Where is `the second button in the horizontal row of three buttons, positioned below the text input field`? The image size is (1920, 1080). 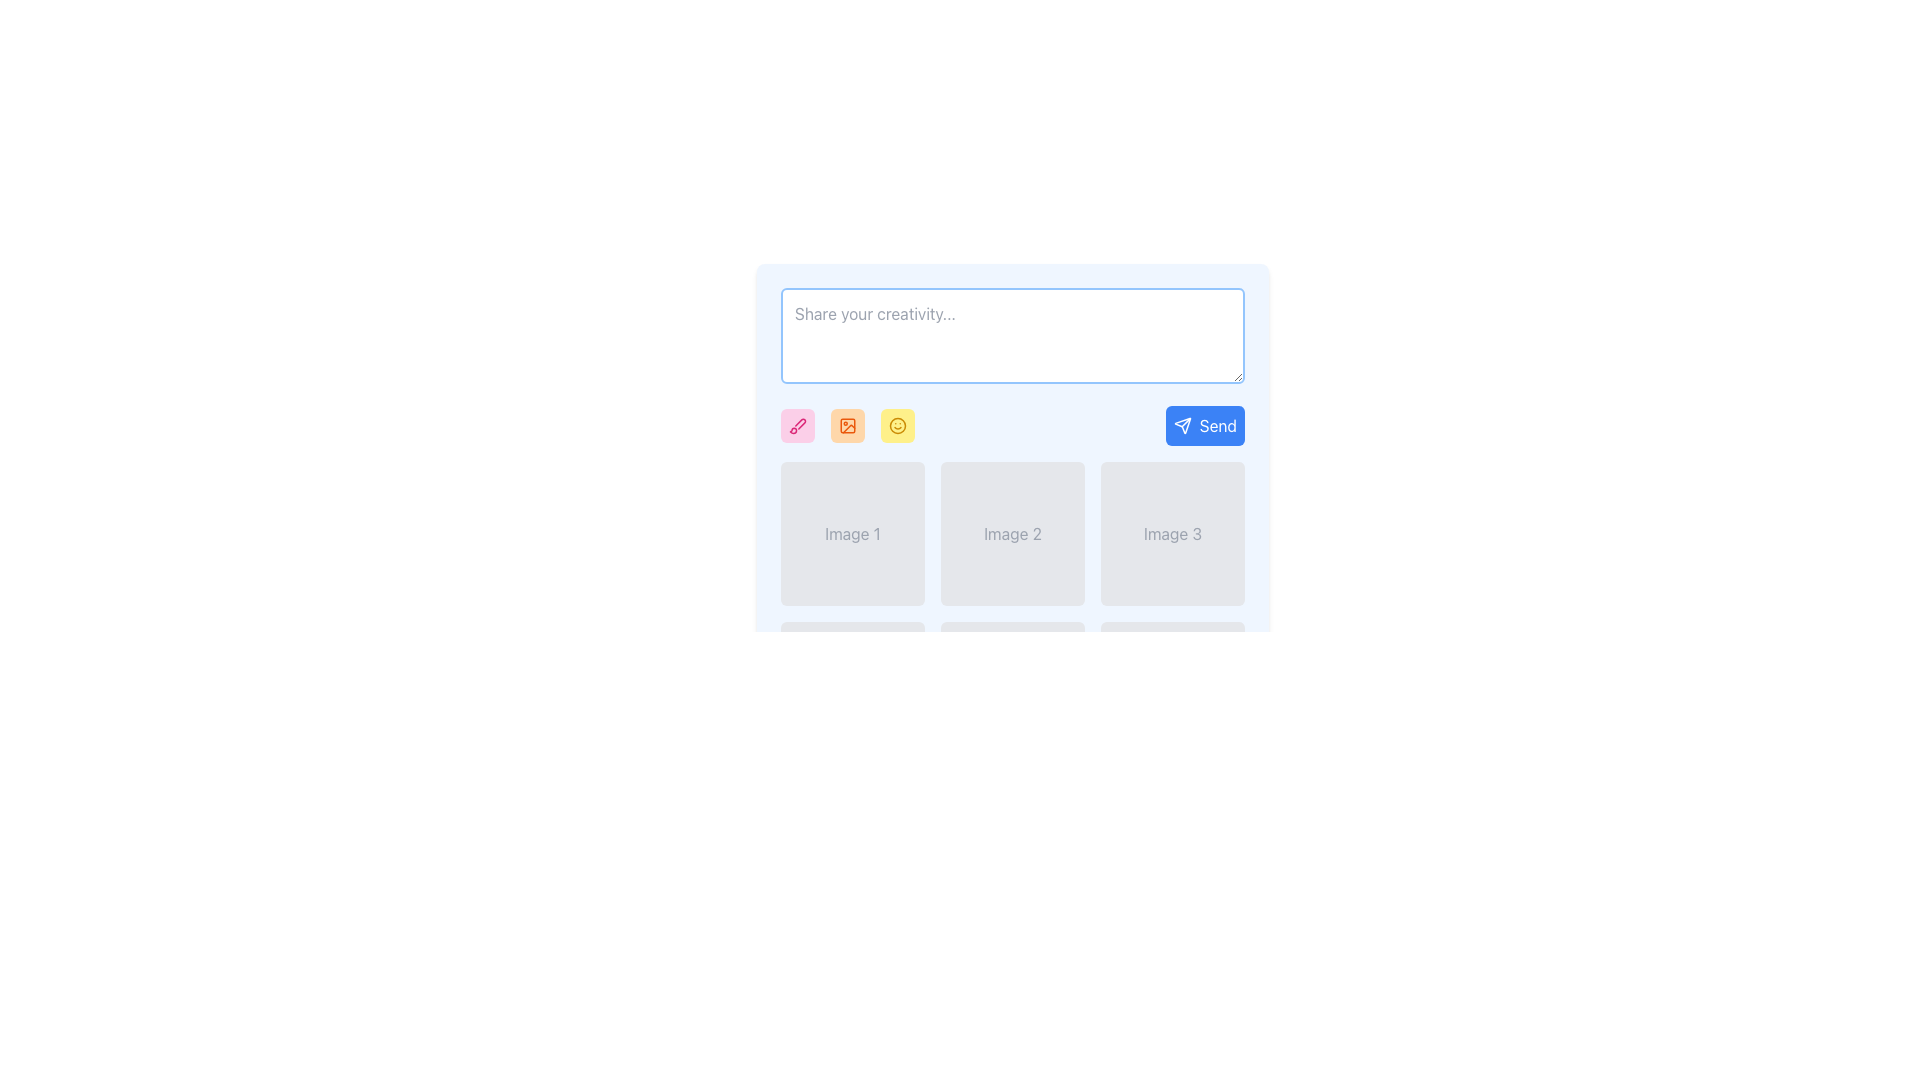
the second button in the horizontal row of three buttons, positioned below the text input field is located at coordinates (848, 424).